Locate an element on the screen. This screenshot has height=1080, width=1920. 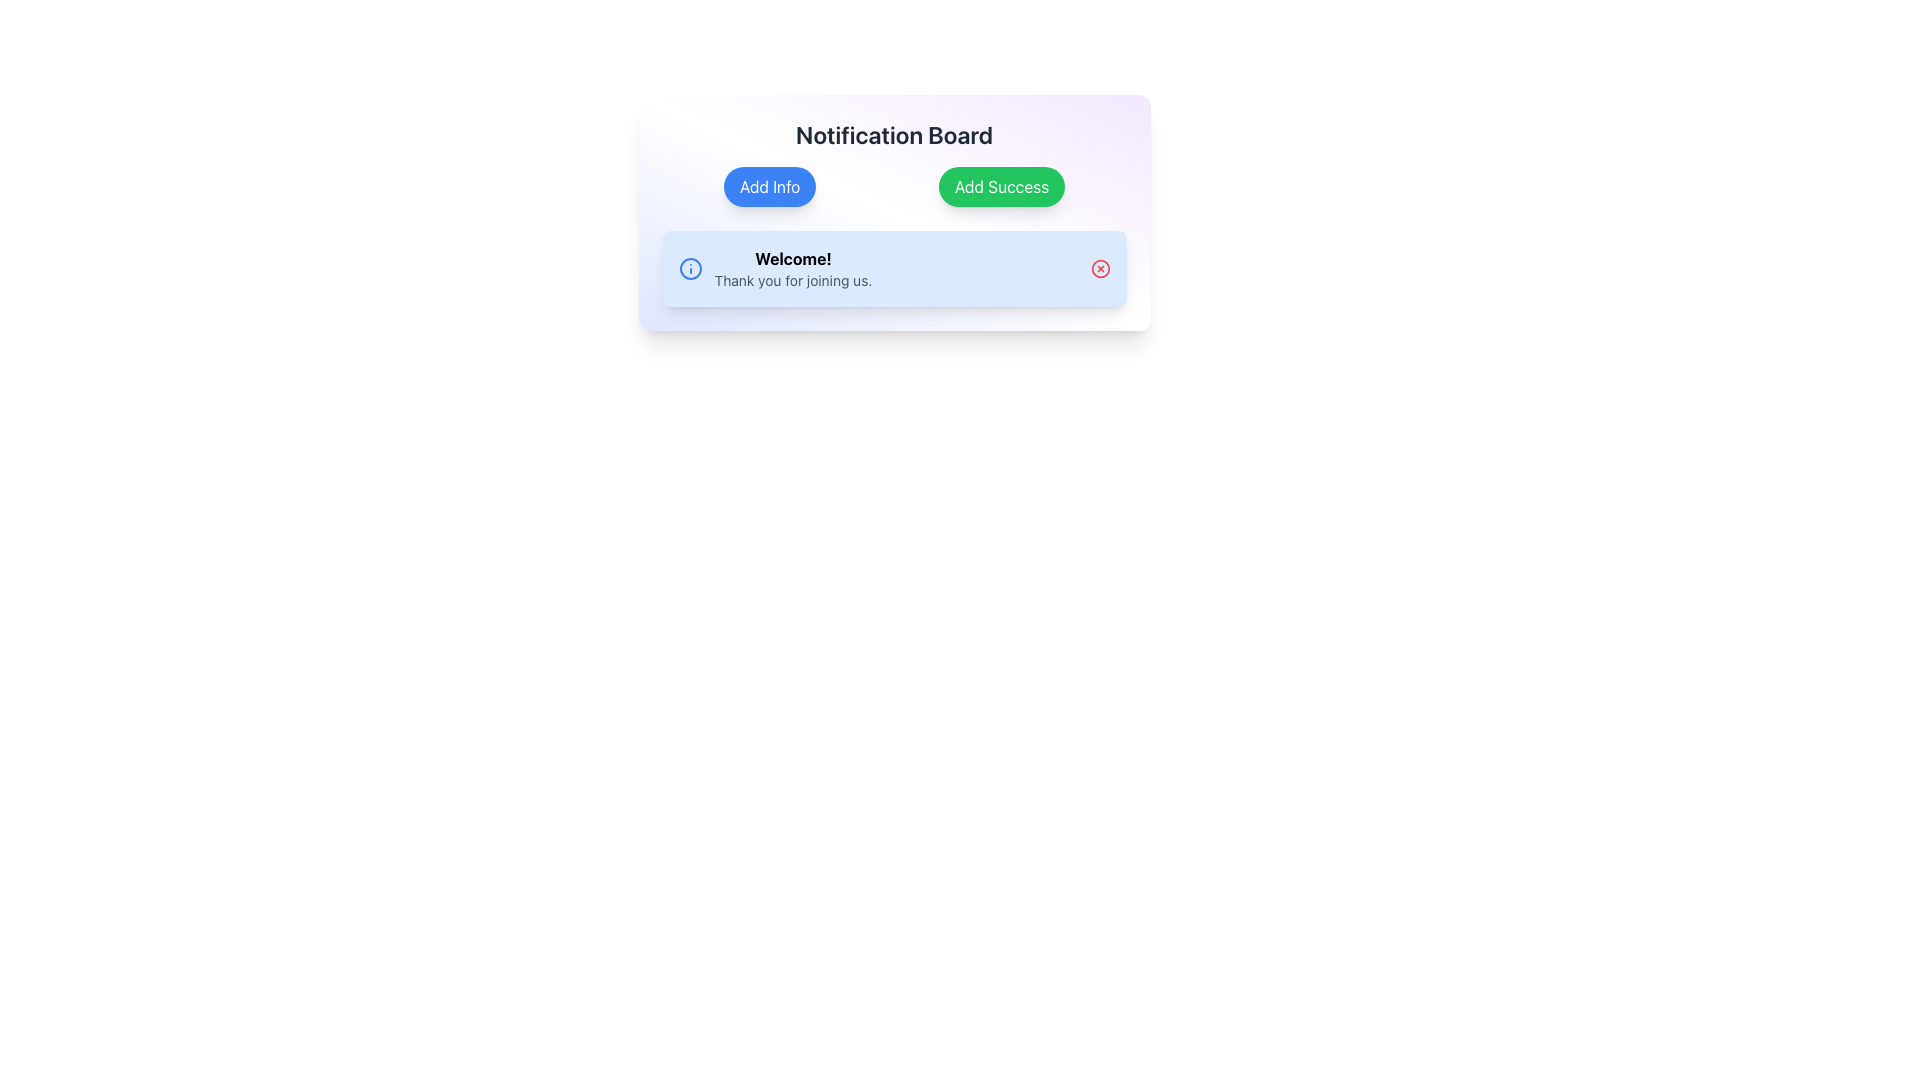
the Informational Icon, which is a blue outlined circle with a vertical line representing information, located to the left of the text 'Welcome! Thank you for joining us.' is located at coordinates (690, 268).